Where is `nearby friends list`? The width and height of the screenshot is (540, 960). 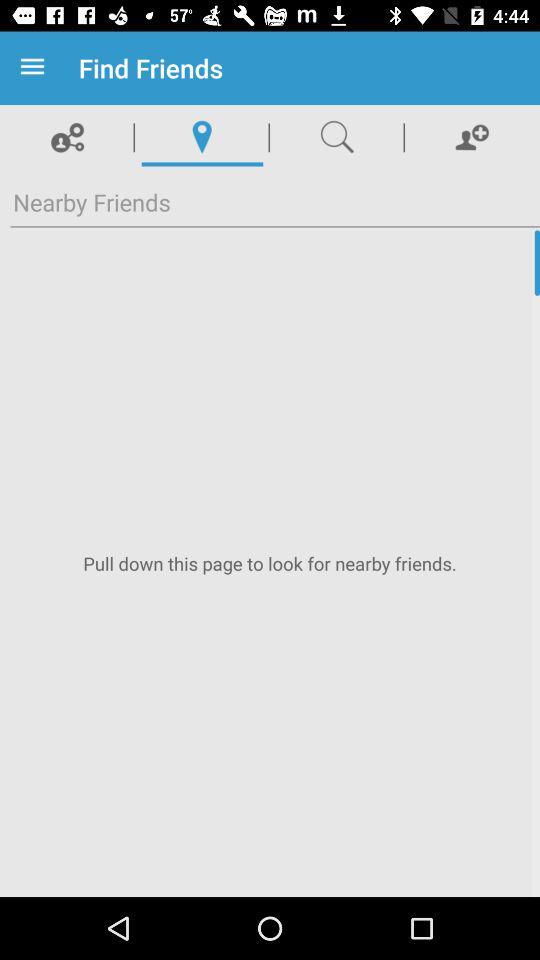
nearby friends list is located at coordinates (270, 563).